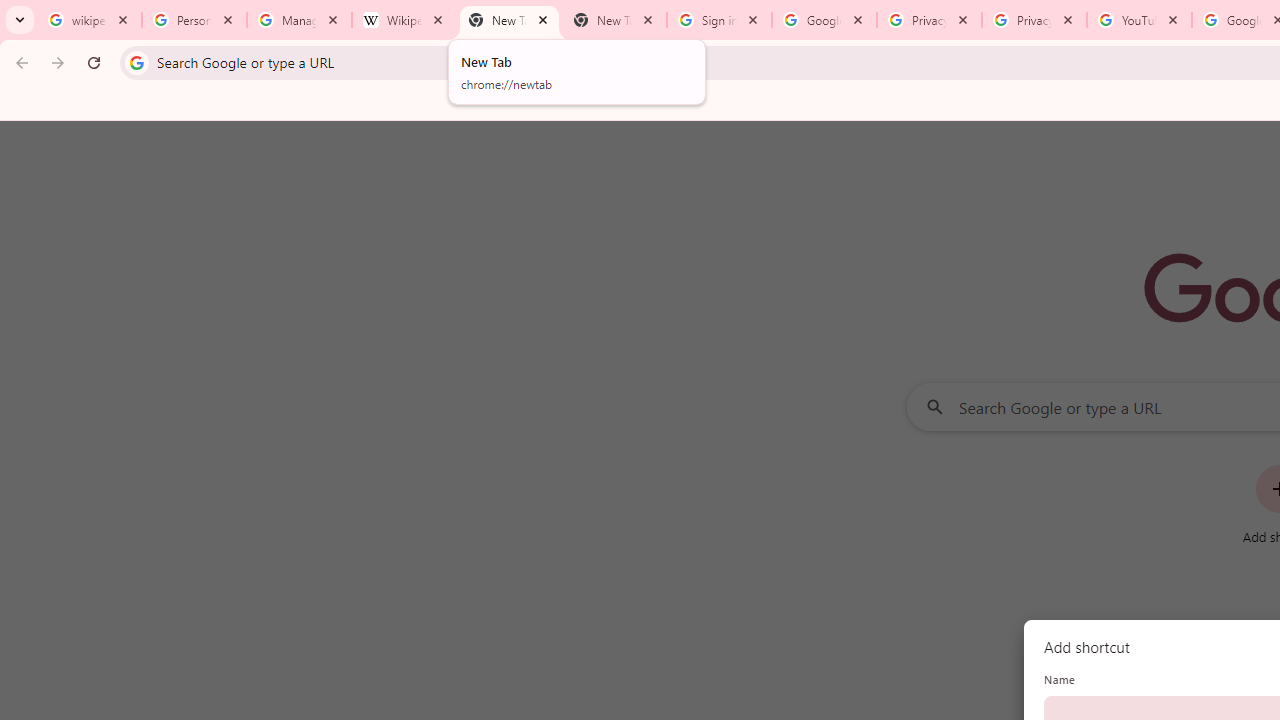  What do you see at coordinates (824, 20) in the screenshot?
I see `'Google Drive: Sign-in'` at bounding box center [824, 20].